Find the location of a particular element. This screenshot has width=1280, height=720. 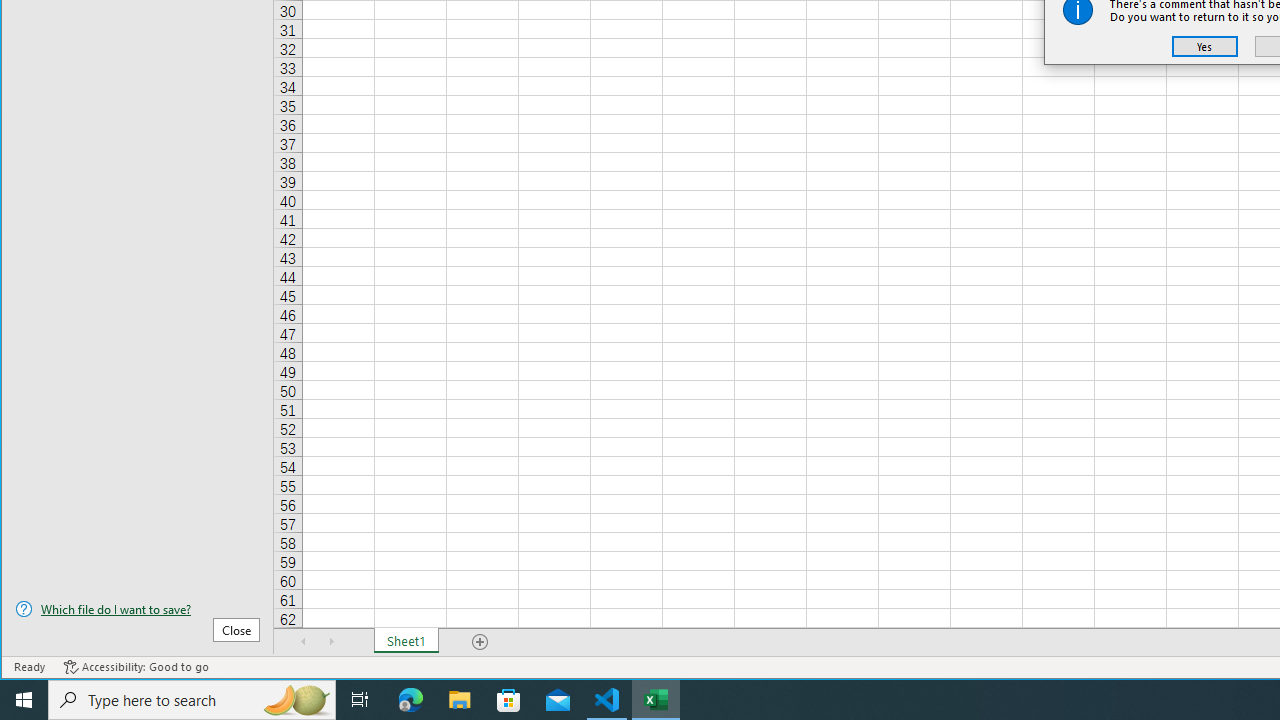

'Accessibility Checker Accessibility: Good to go' is located at coordinates (135, 667).